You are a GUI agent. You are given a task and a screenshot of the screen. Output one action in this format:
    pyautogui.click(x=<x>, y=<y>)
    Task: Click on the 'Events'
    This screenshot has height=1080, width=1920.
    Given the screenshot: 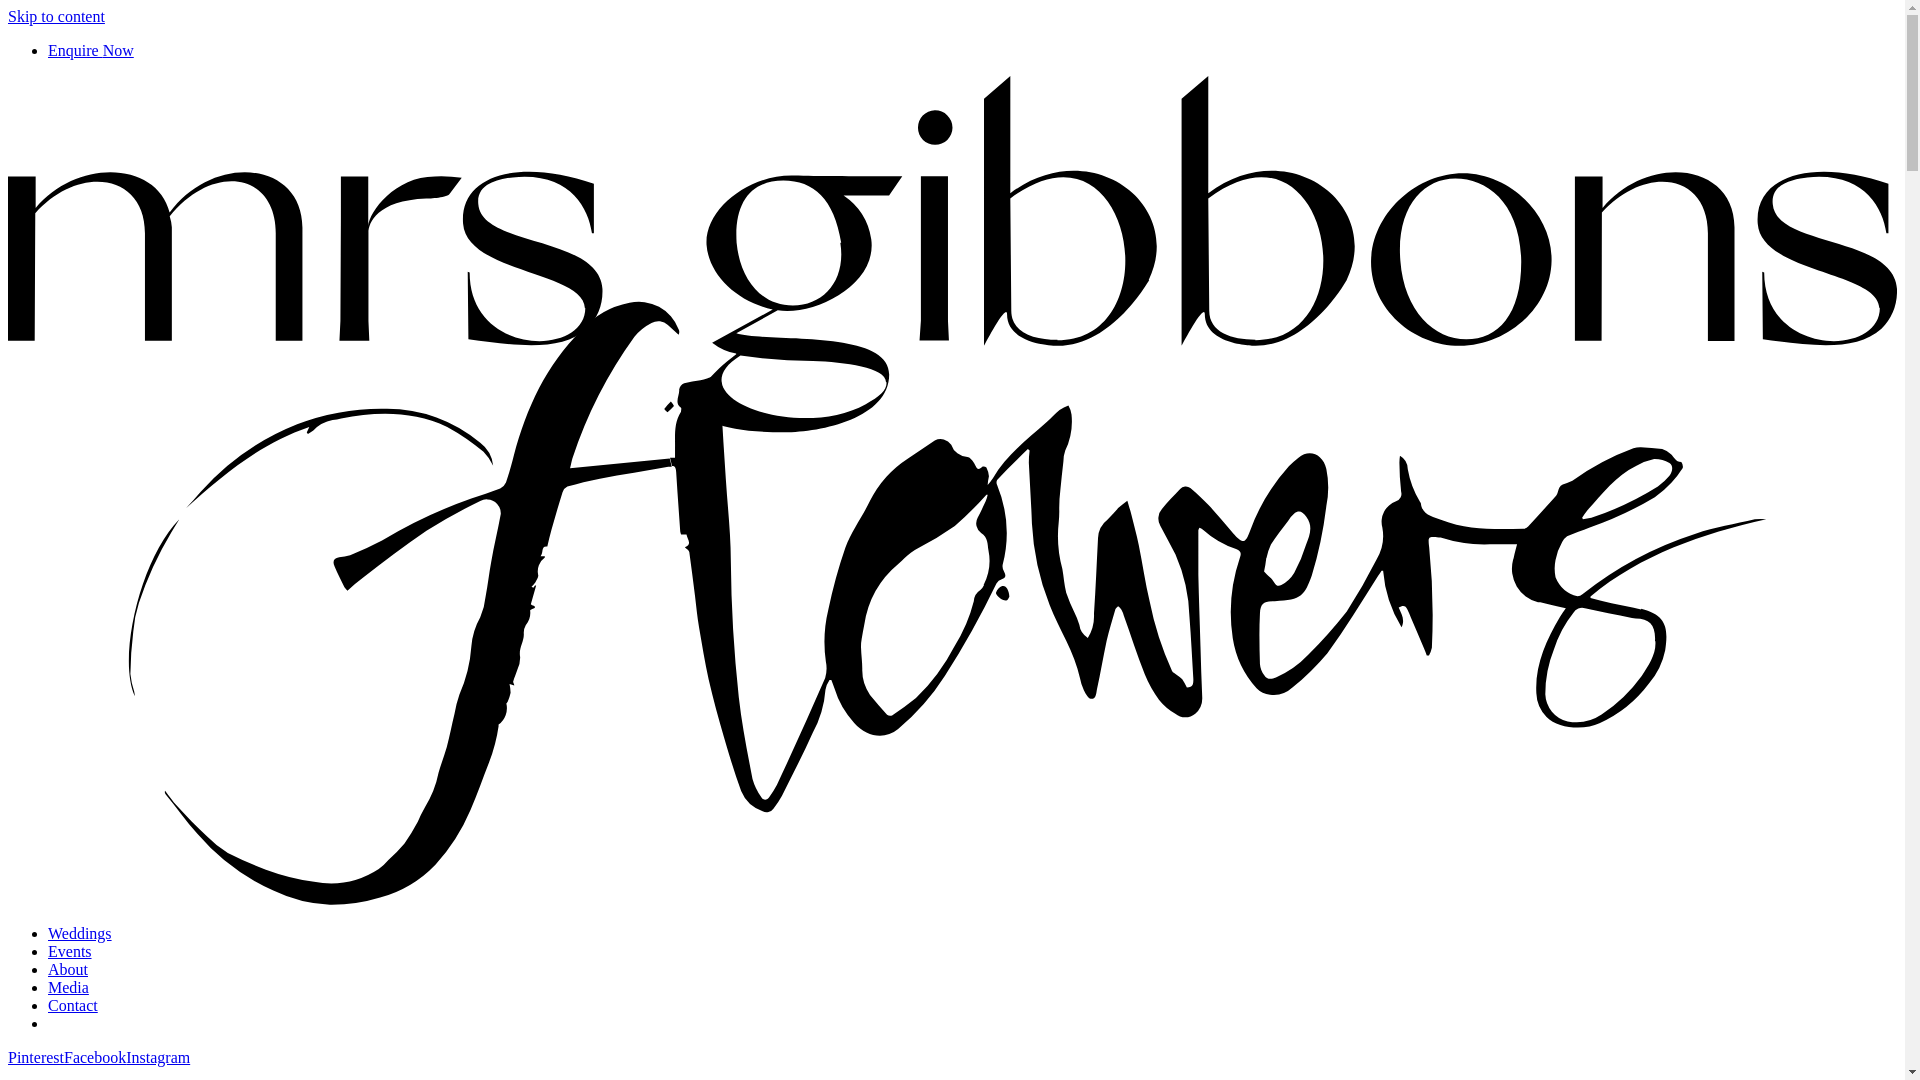 What is the action you would take?
    pyautogui.click(x=70, y=950)
    